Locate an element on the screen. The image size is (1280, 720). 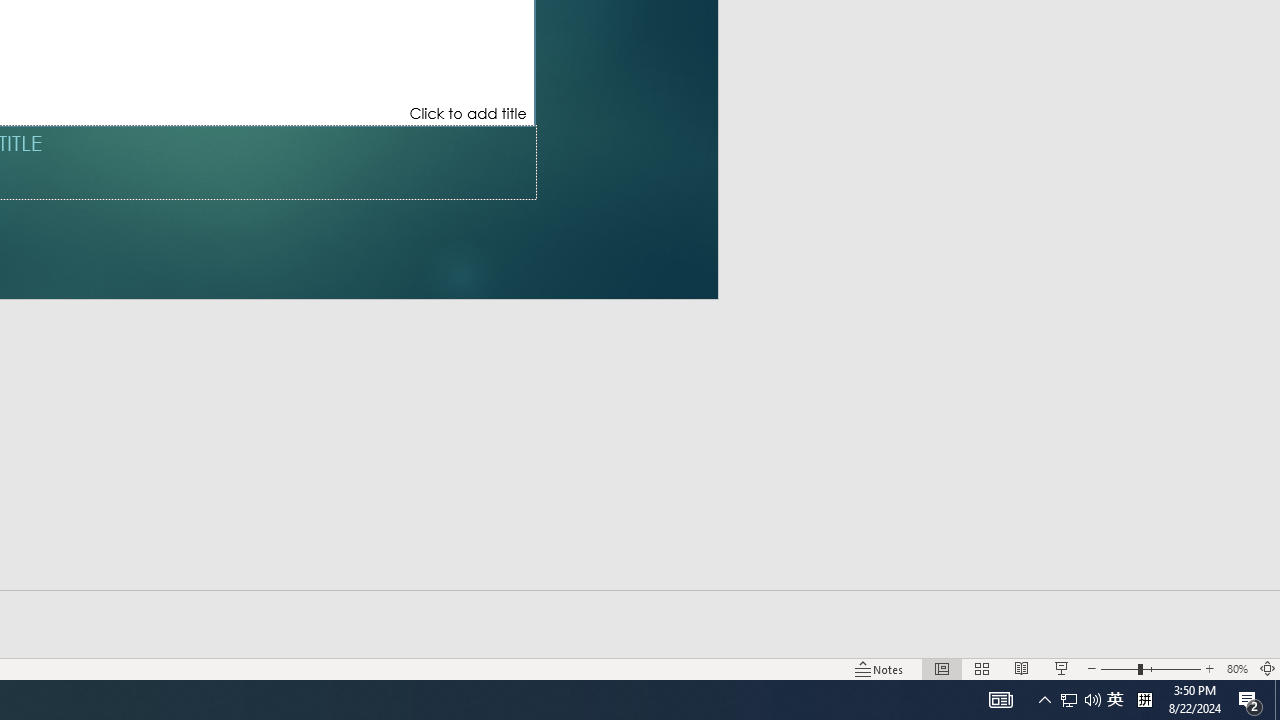
'Zoom' is located at coordinates (1150, 669).